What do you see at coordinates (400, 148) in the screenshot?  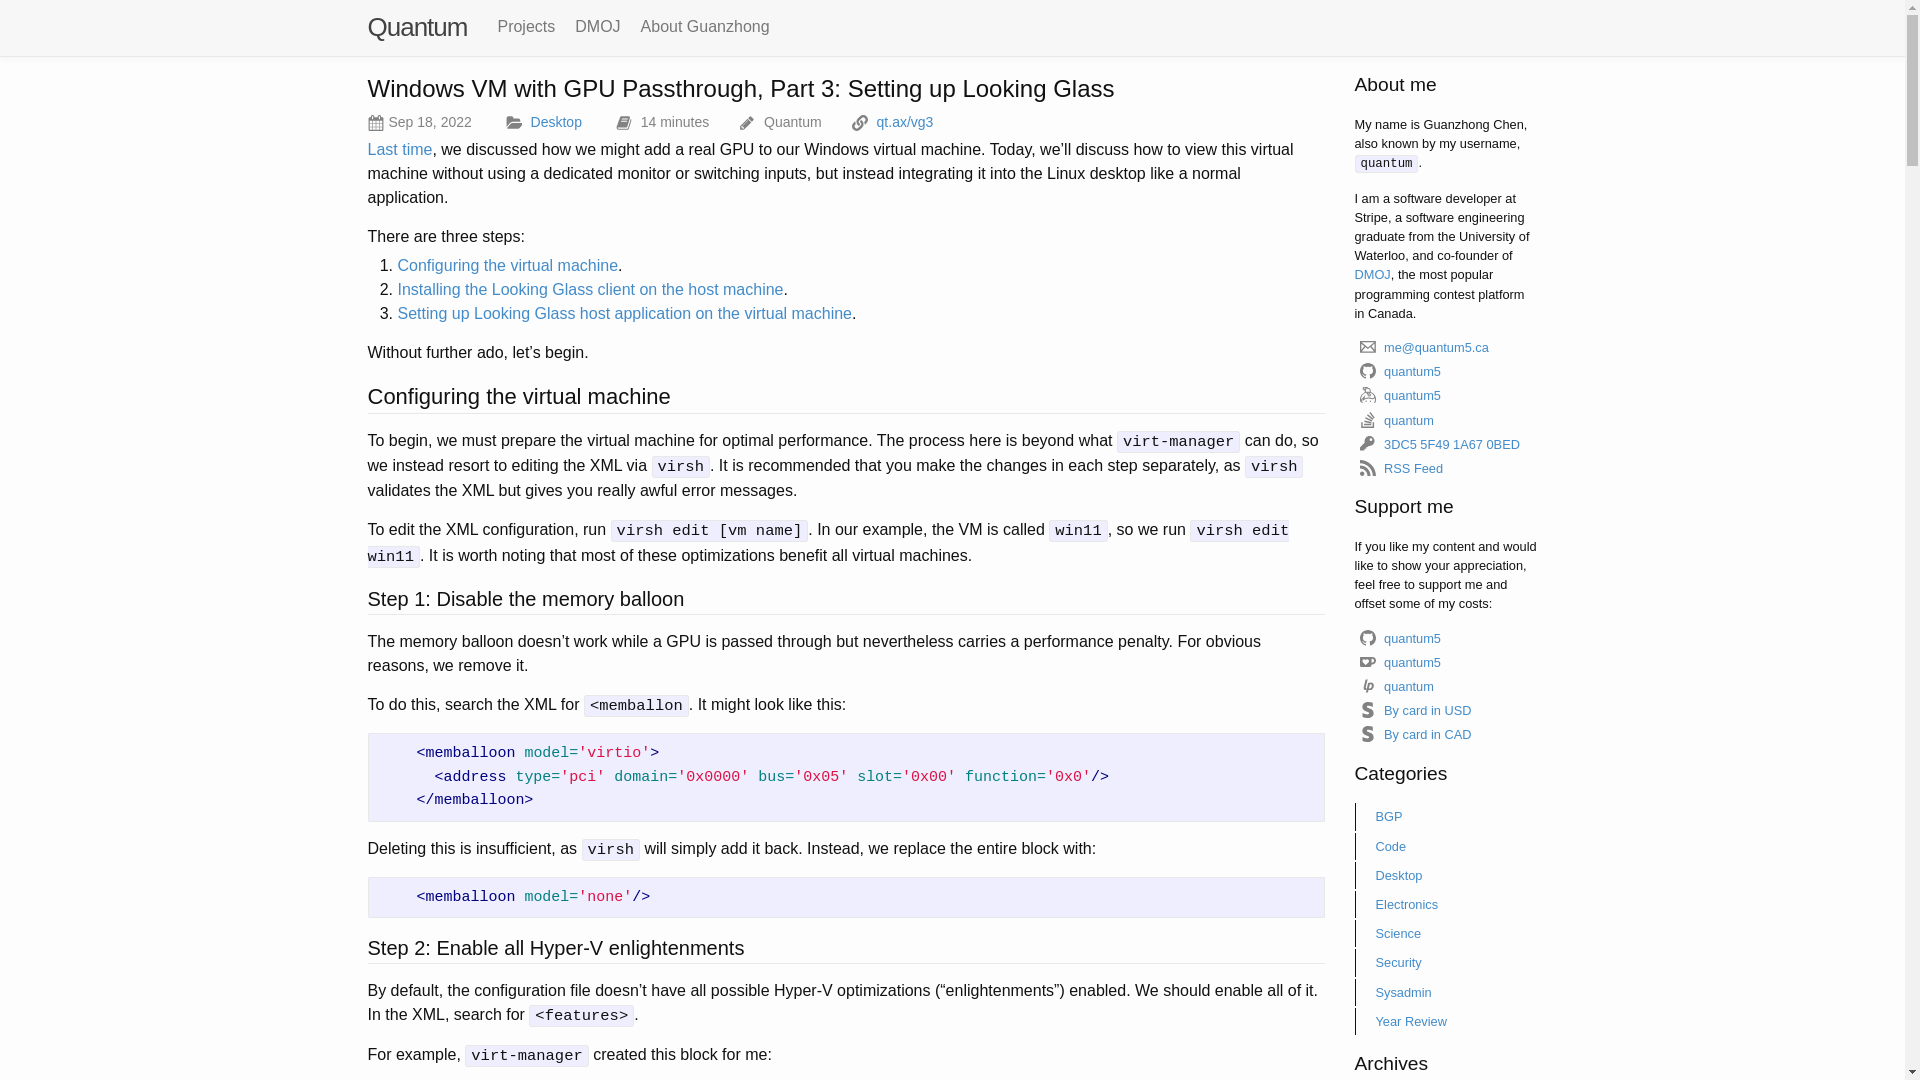 I see `'Last time'` at bounding box center [400, 148].